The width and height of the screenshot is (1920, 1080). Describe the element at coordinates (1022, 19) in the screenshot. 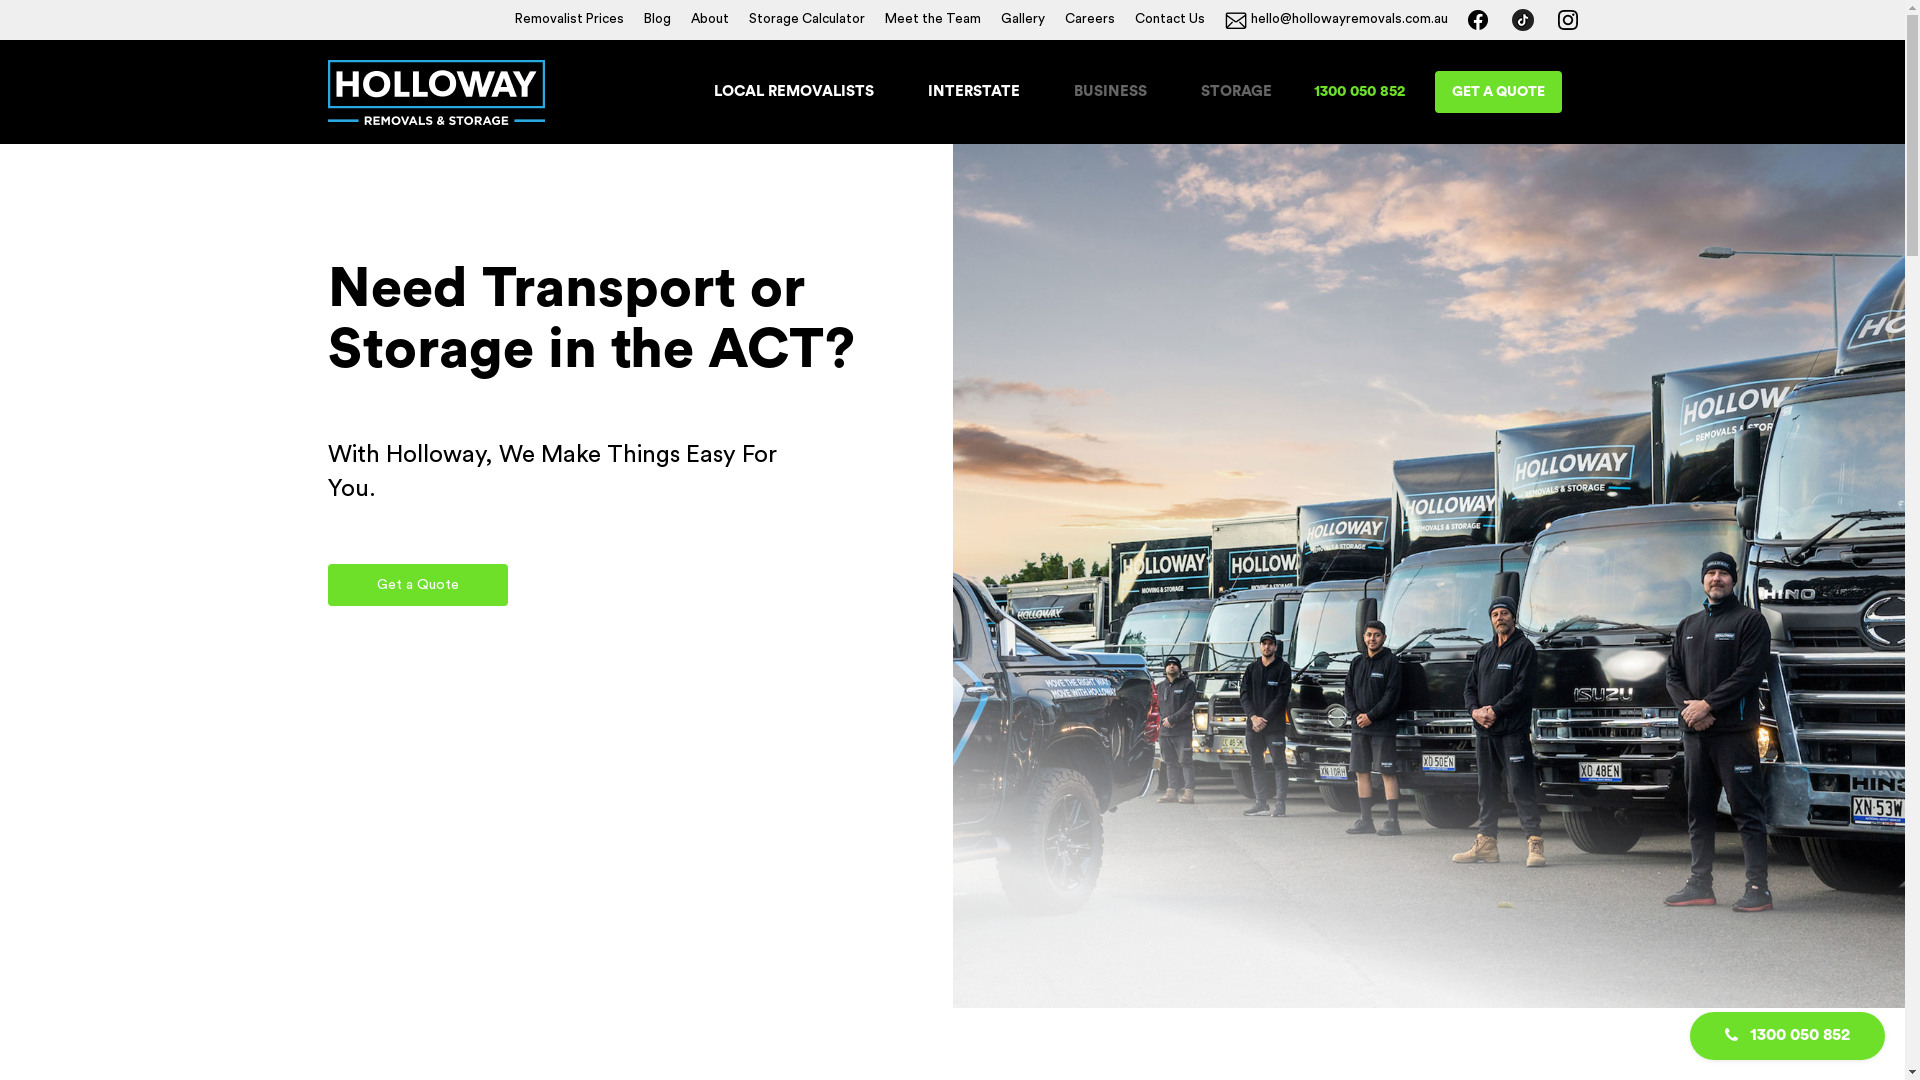

I see `'Gallery'` at that location.